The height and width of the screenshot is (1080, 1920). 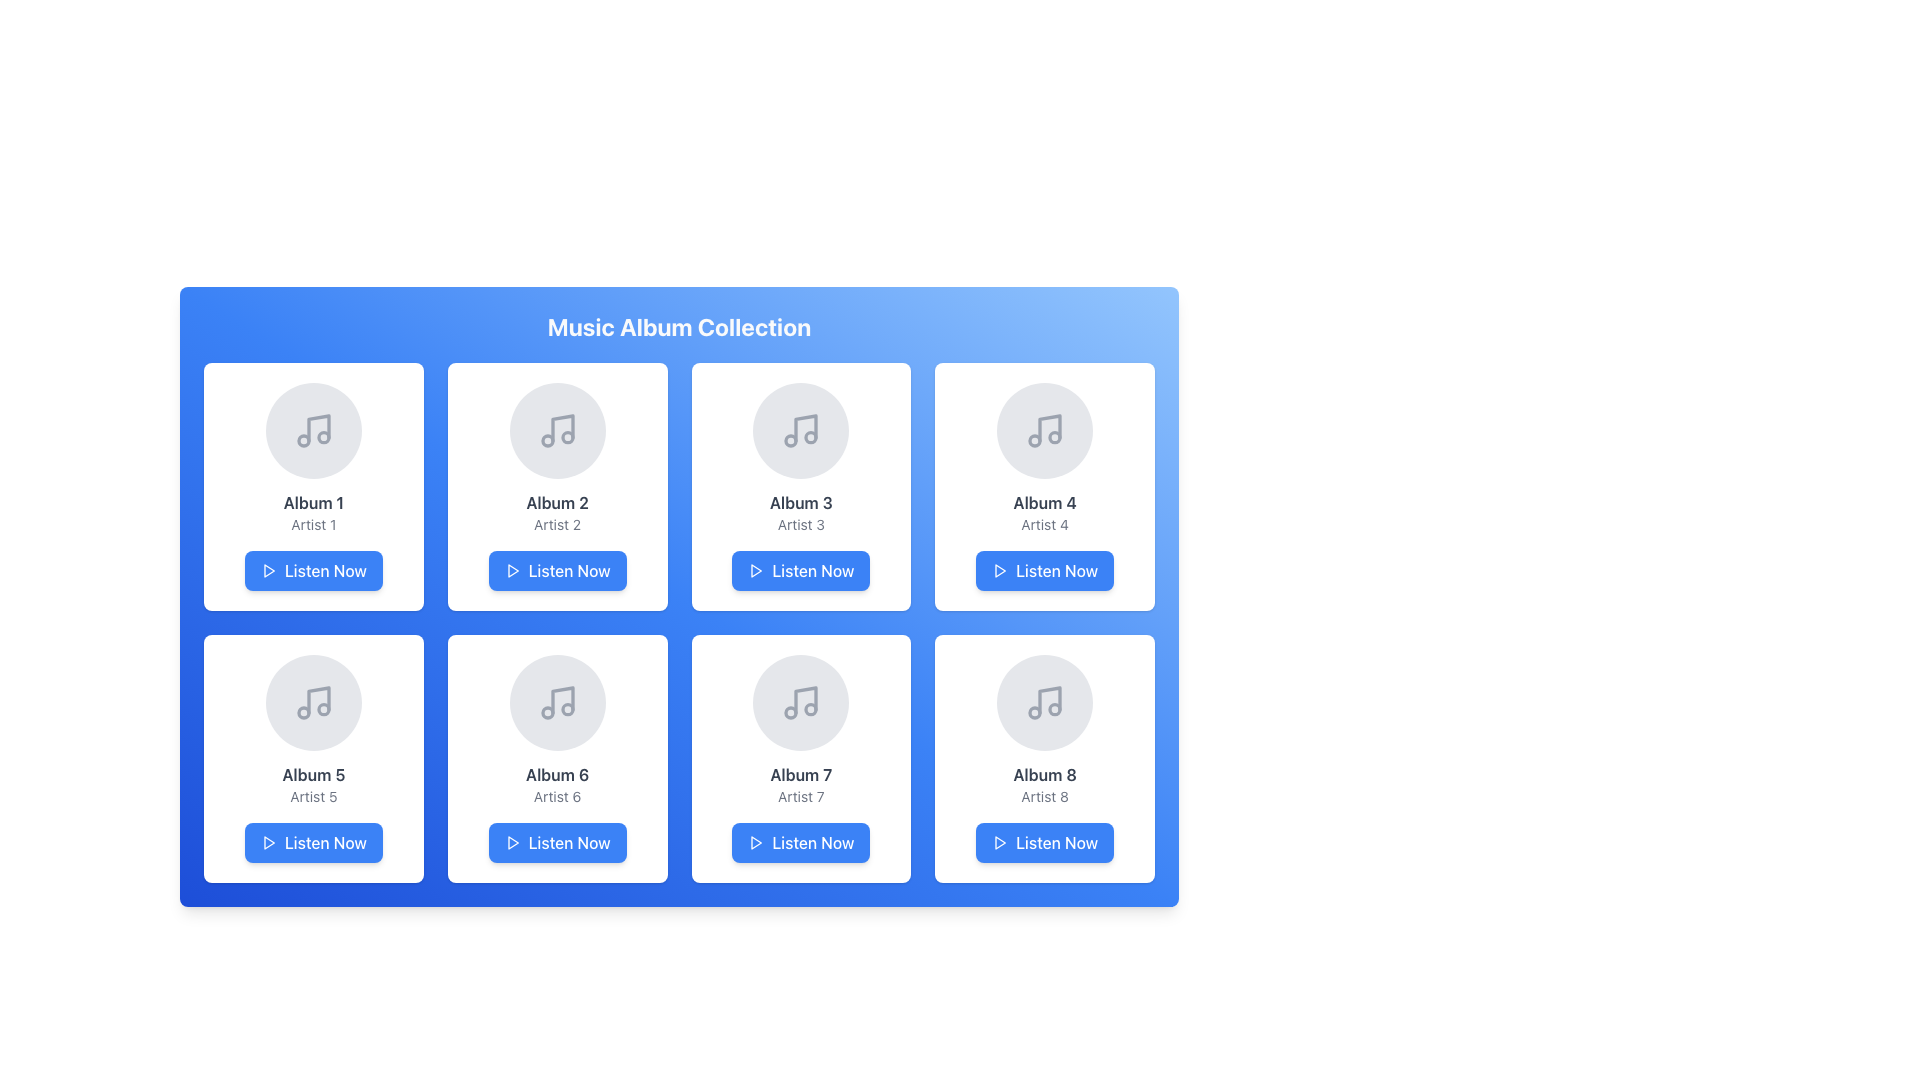 What do you see at coordinates (557, 501) in the screenshot?
I see `the text label element that identifies 'Album 2', located in the second card of the top row, below the circular placeholder and above 'Artist 2'` at bounding box center [557, 501].